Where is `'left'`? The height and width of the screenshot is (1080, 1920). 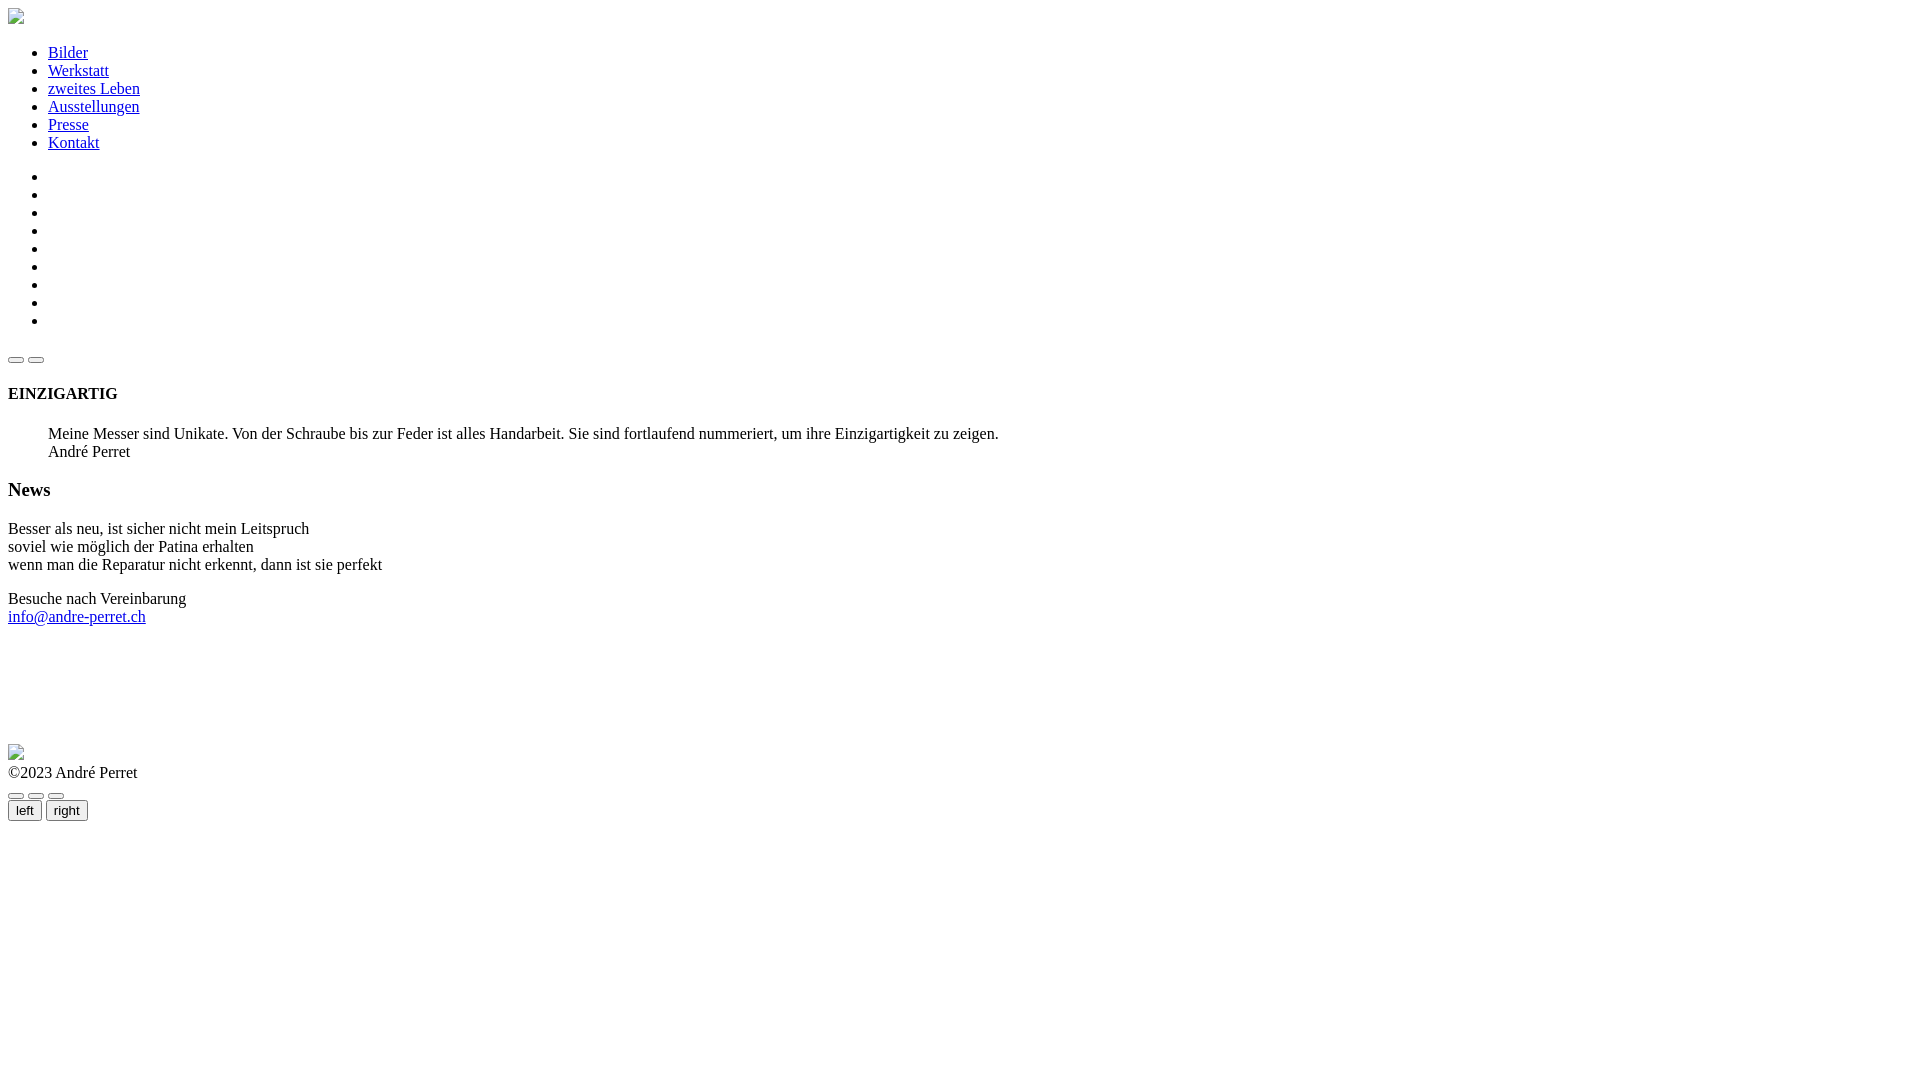 'left' is located at coordinates (24, 810).